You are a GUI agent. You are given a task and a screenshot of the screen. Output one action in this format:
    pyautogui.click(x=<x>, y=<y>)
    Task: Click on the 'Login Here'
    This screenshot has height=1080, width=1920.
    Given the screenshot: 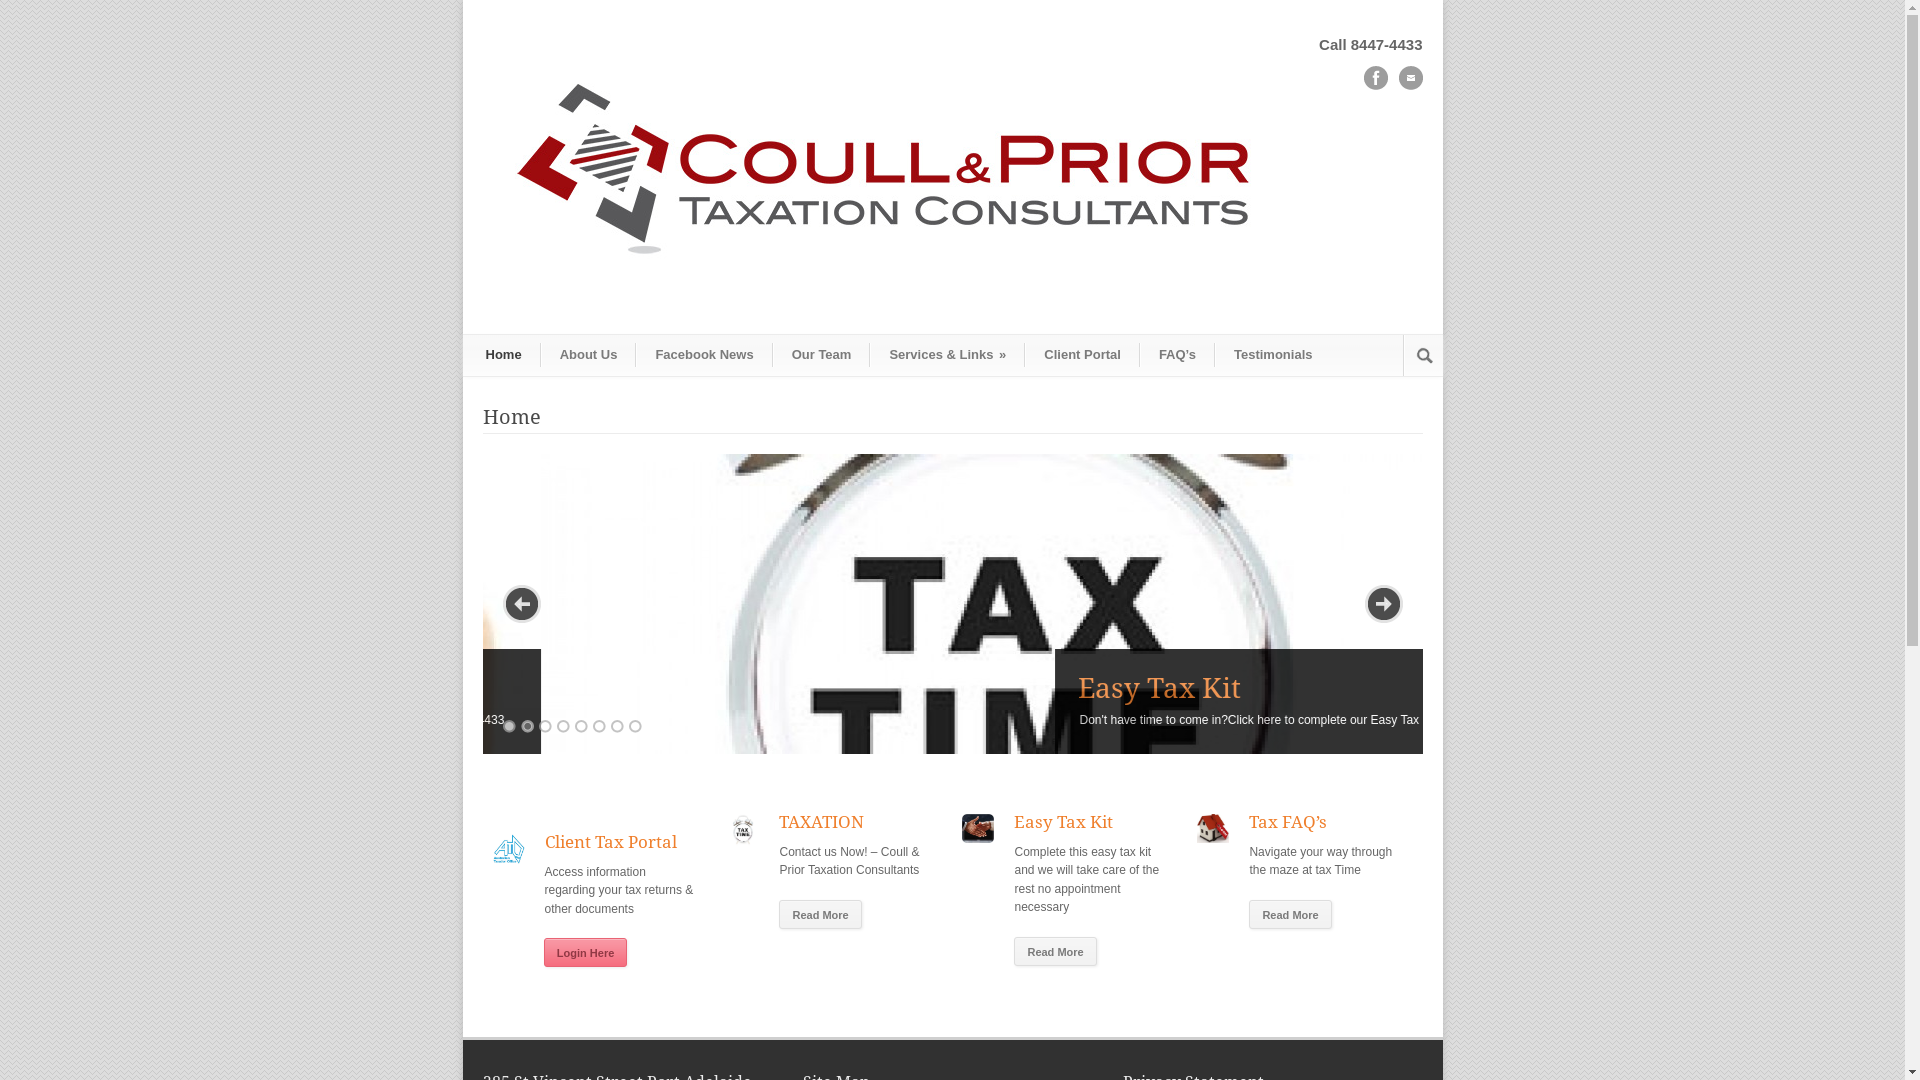 What is the action you would take?
    pyautogui.click(x=584, y=951)
    